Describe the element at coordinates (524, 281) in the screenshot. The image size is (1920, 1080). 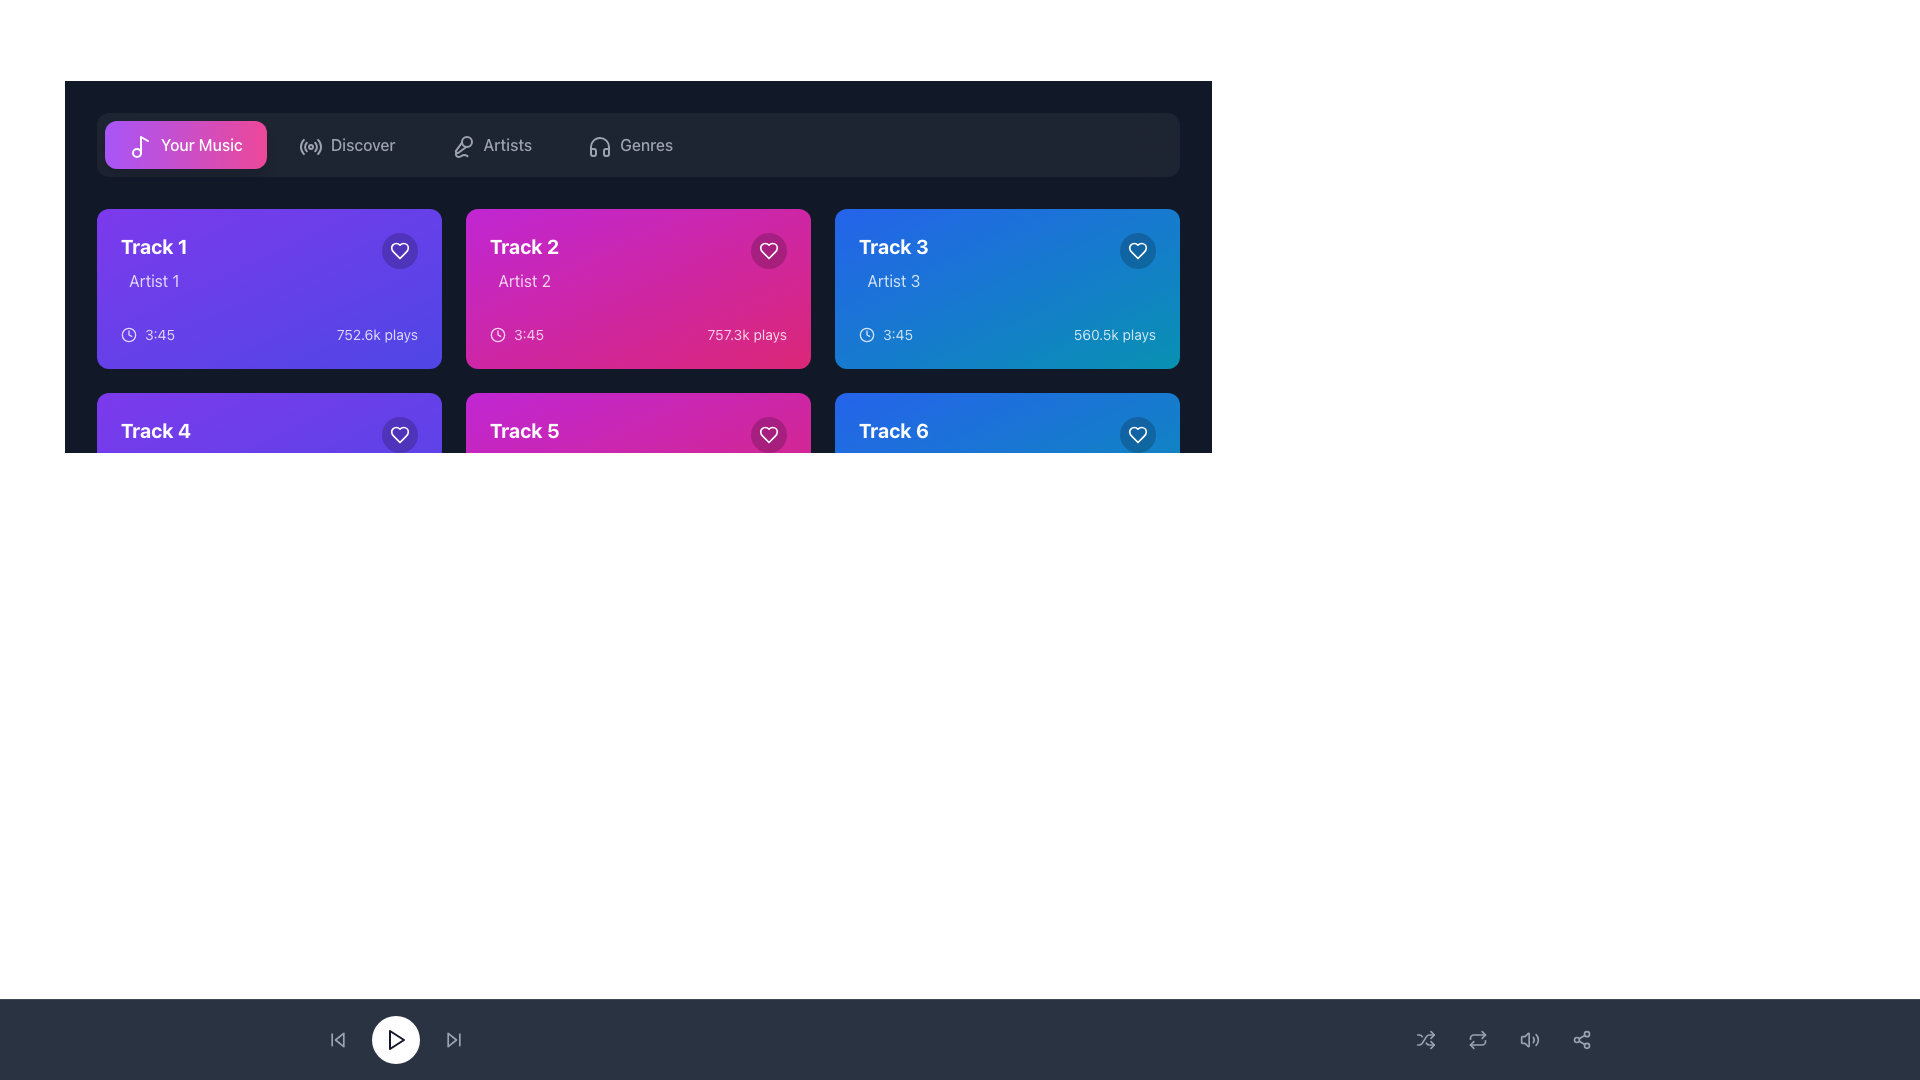
I see `text content of the text label displaying 'Artist 2' located in the pink card beneath the title 'Track 2' in the track grid` at that location.